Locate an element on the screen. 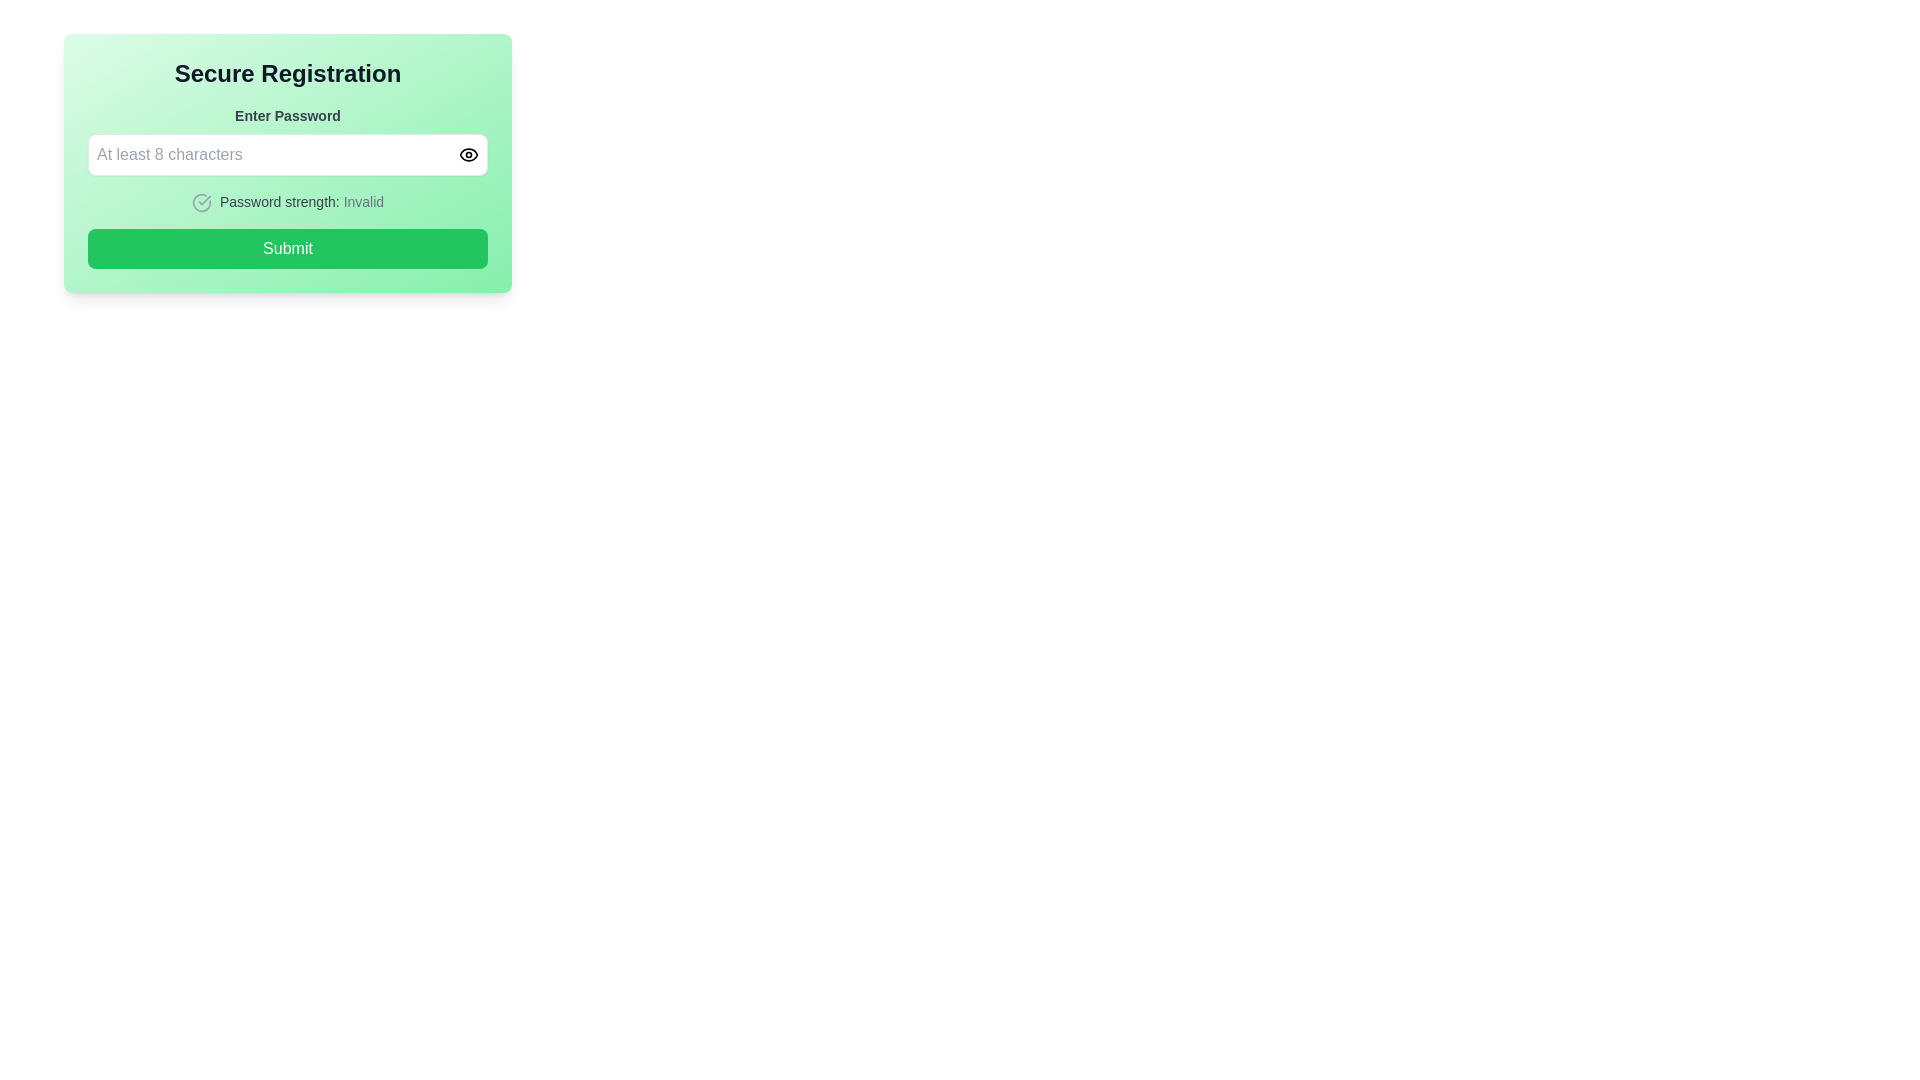 Image resolution: width=1920 pixels, height=1080 pixels. the eye icon button used for toggling password visibility is located at coordinates (468, 153).